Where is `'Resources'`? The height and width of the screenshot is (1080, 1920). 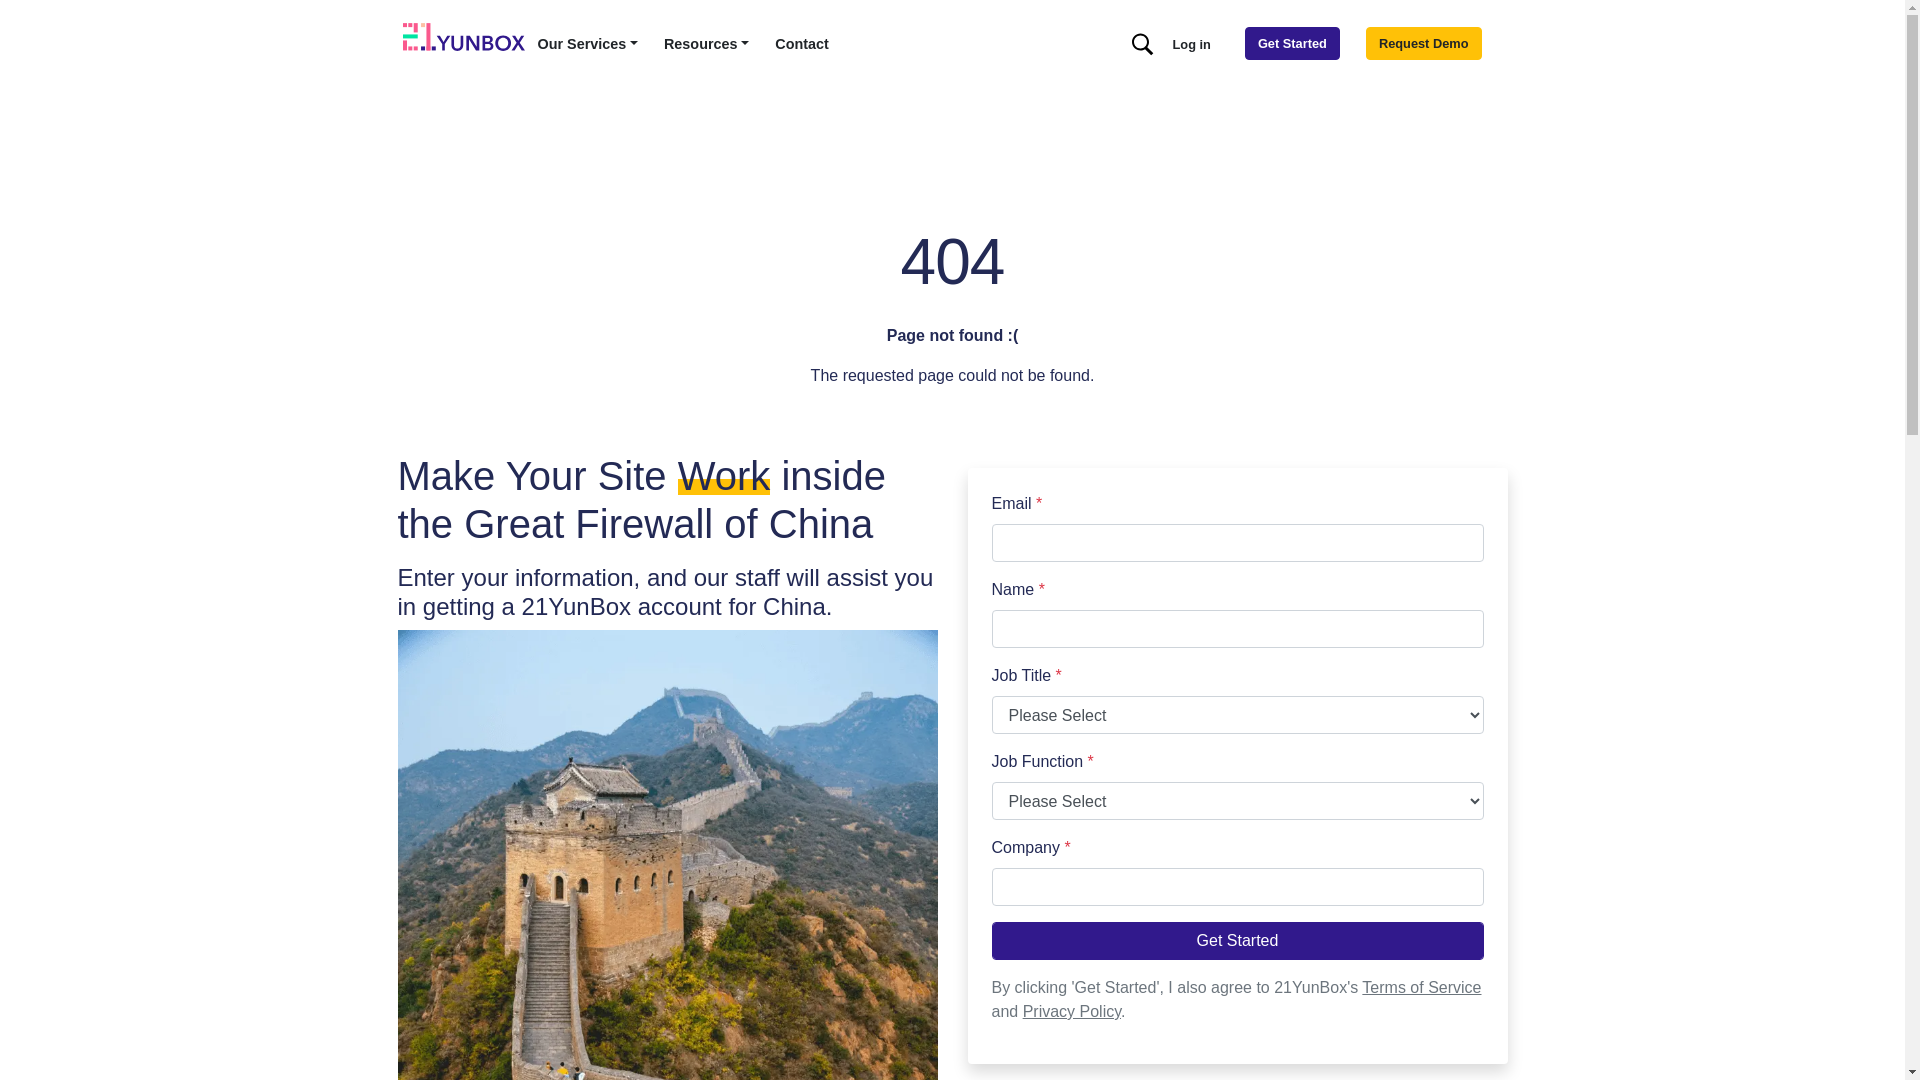
'Resources' is located at coordinates (706, 45).